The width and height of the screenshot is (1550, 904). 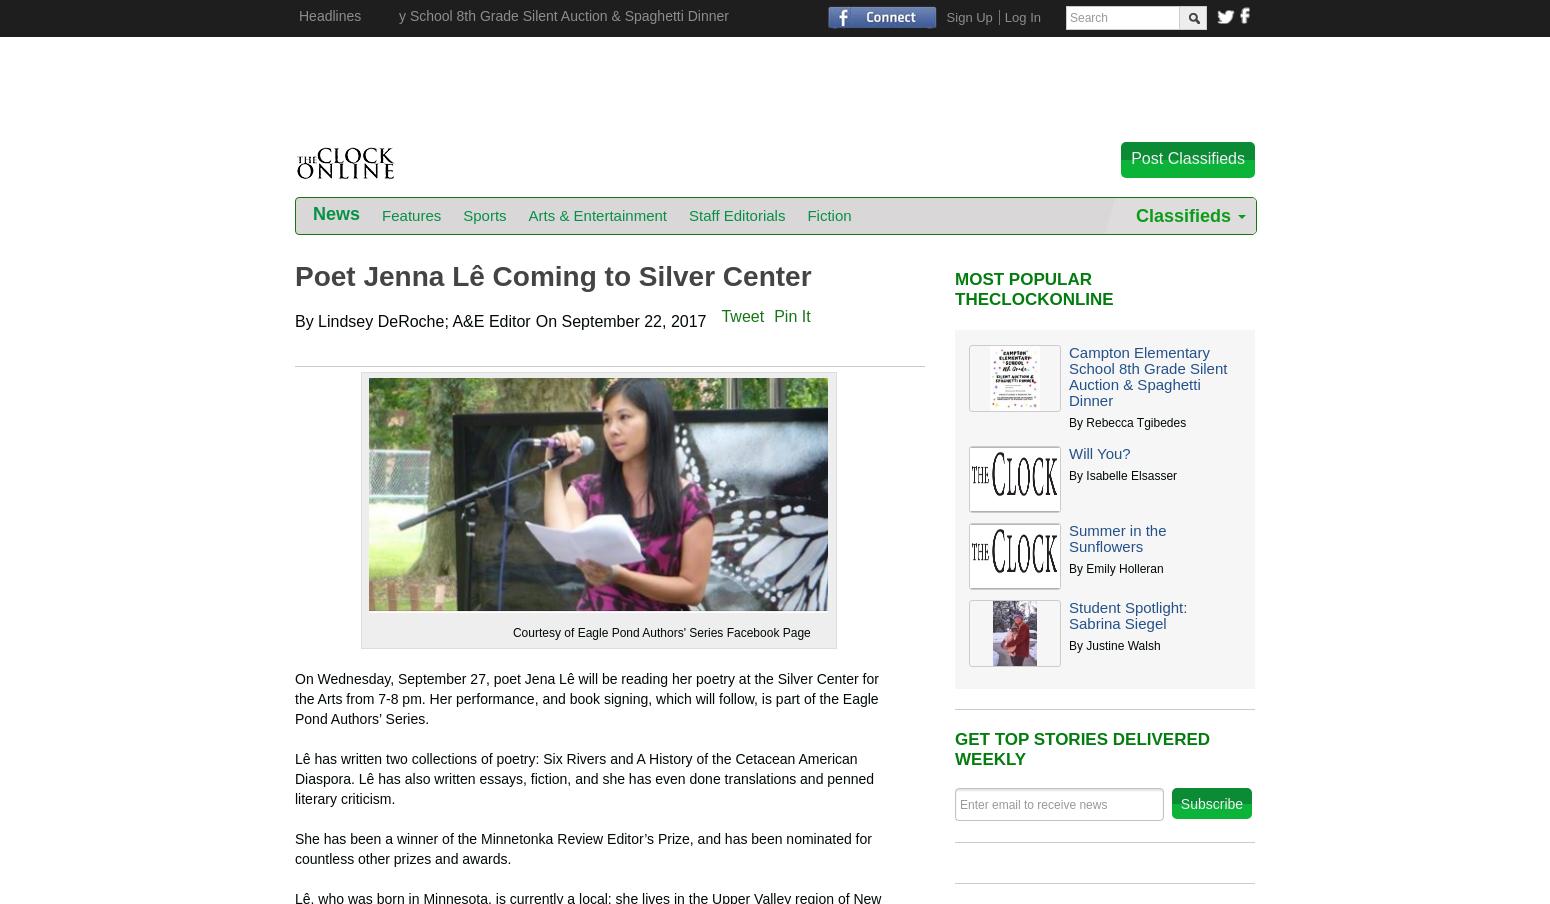 I want to click on 'She has been a winner of the Minnetonka Review Editor’s Prize, and has been nominated for countless other prizes and awards.', so click(x=582, y=848).